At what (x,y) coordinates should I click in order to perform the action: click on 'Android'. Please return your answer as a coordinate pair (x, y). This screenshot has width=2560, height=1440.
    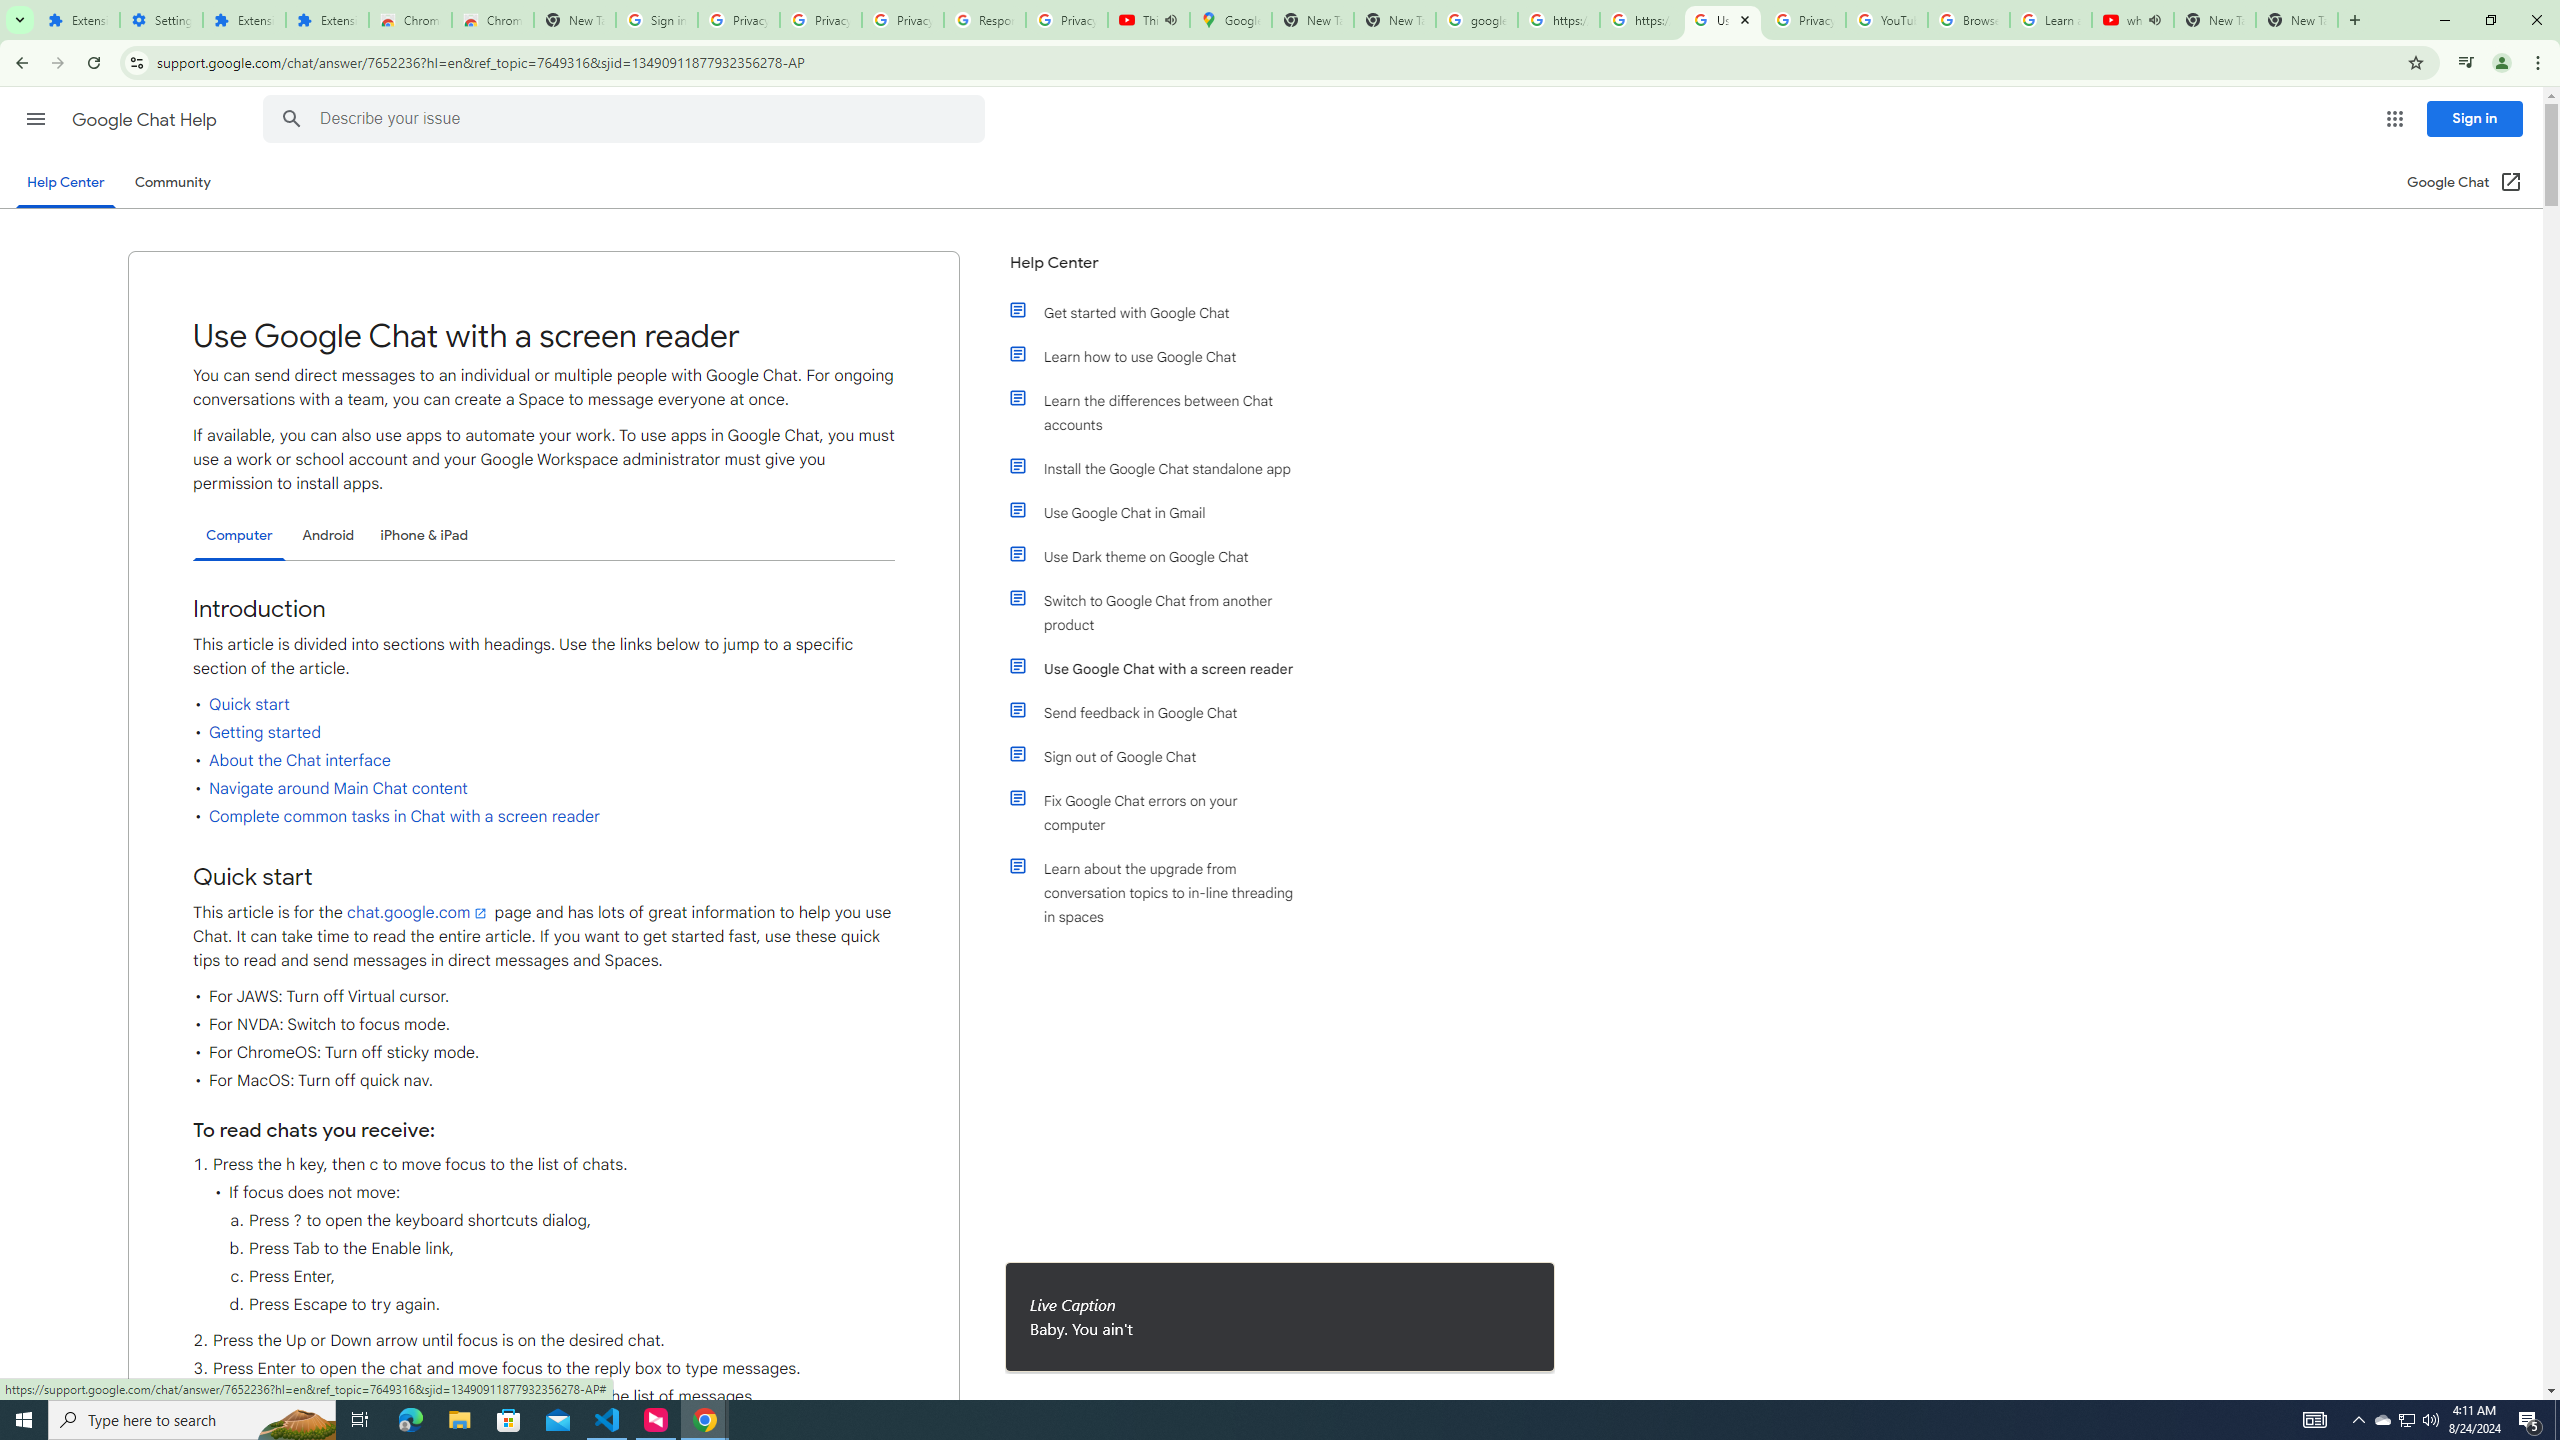
    Looking at the image, I should click on (327, 535).